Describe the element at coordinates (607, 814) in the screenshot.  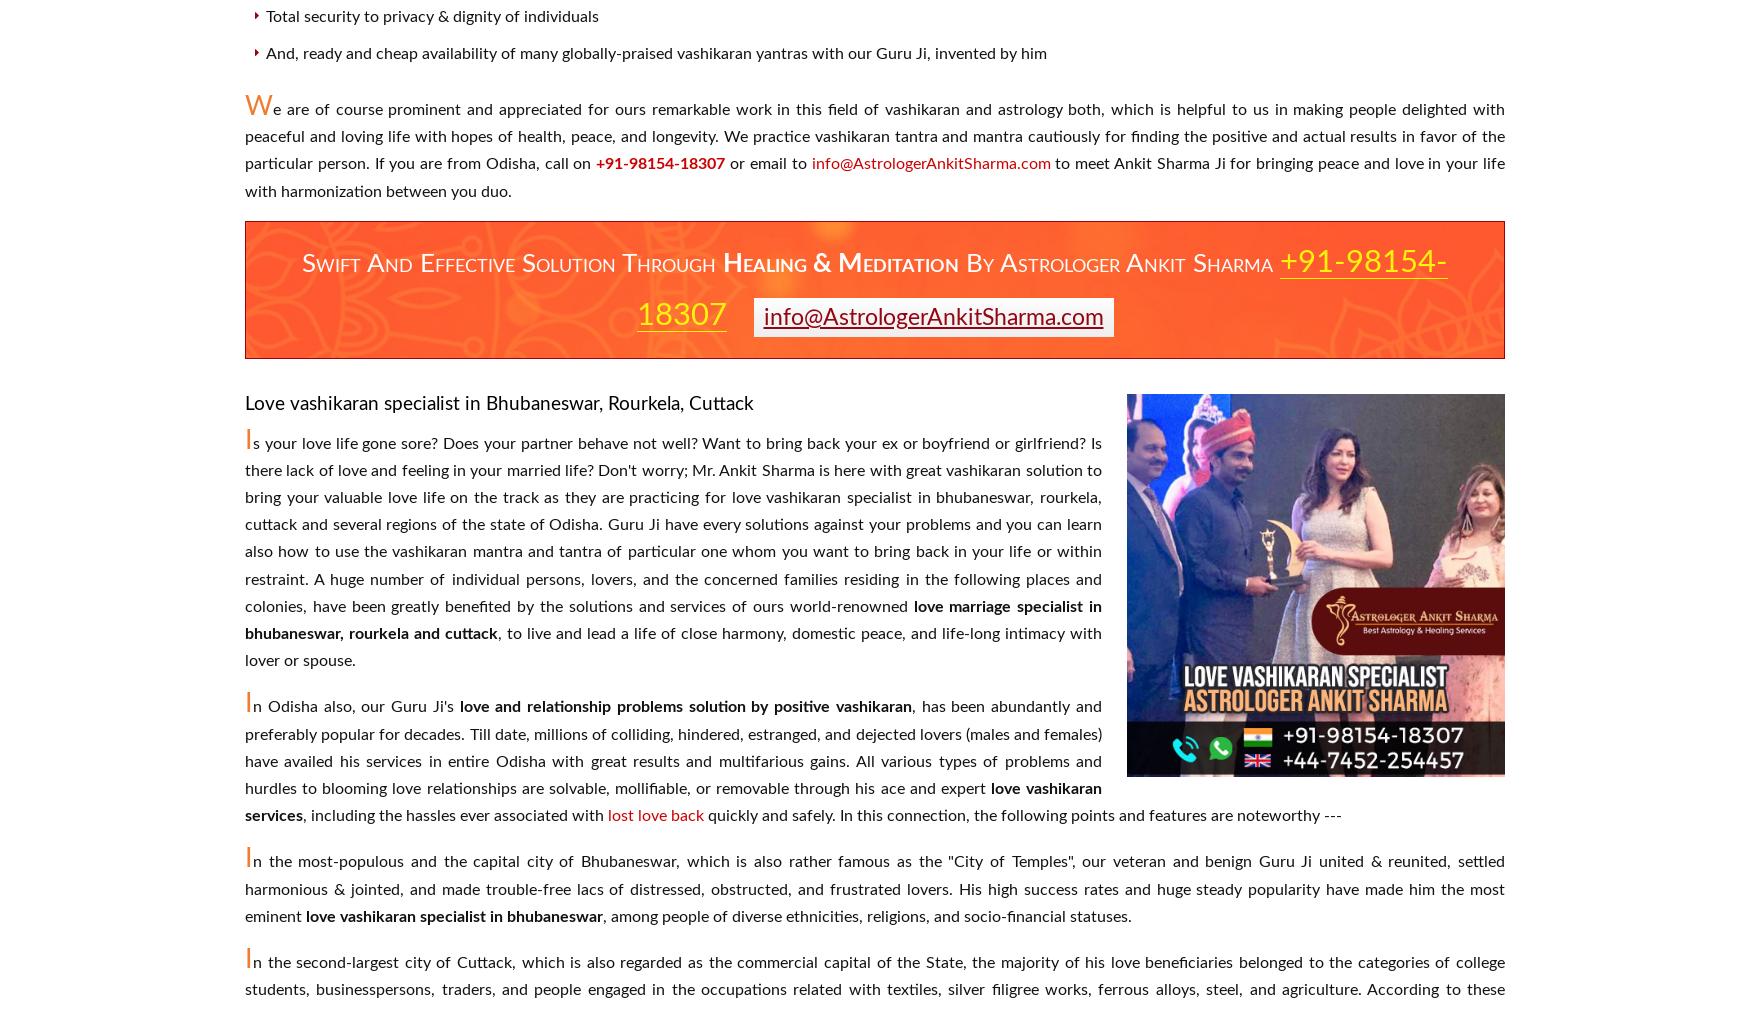
I see `'lost love back'` at that location.